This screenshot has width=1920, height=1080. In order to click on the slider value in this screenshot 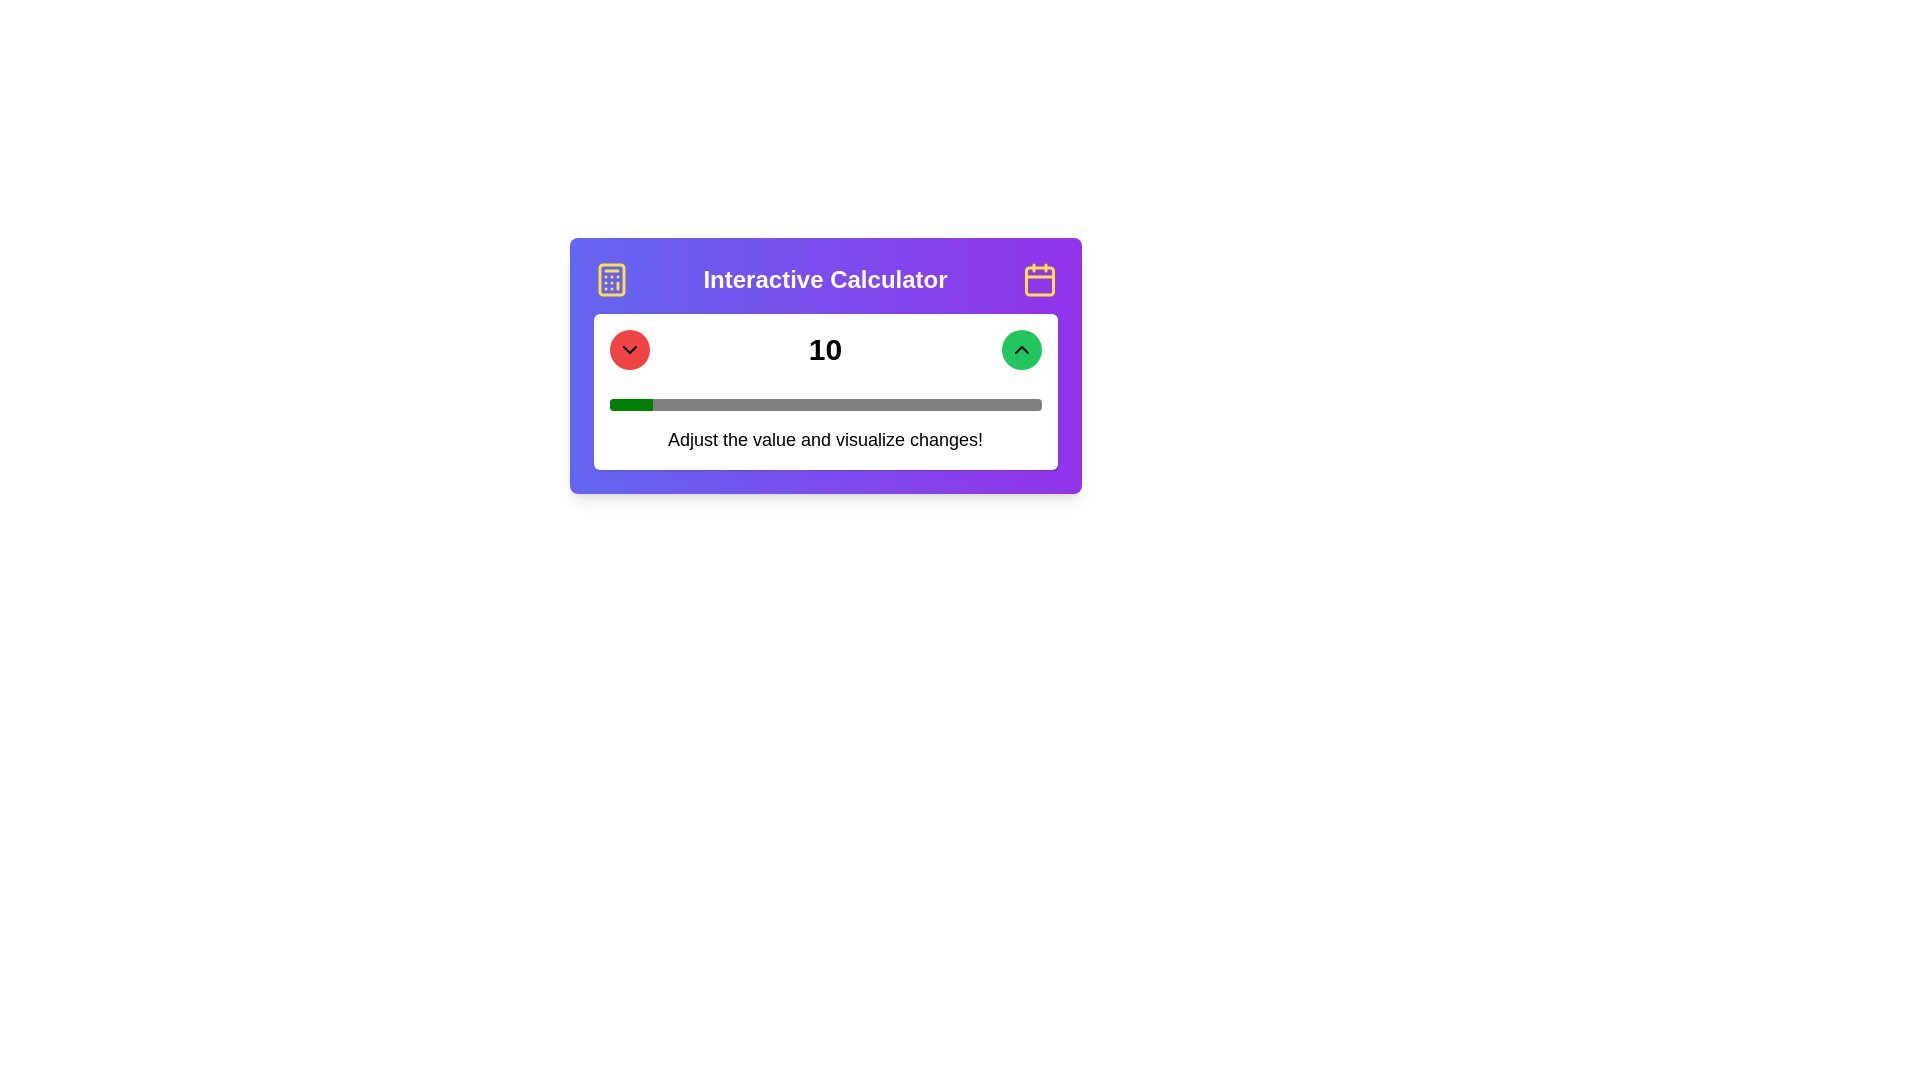, I will do `click(617, 405)`.